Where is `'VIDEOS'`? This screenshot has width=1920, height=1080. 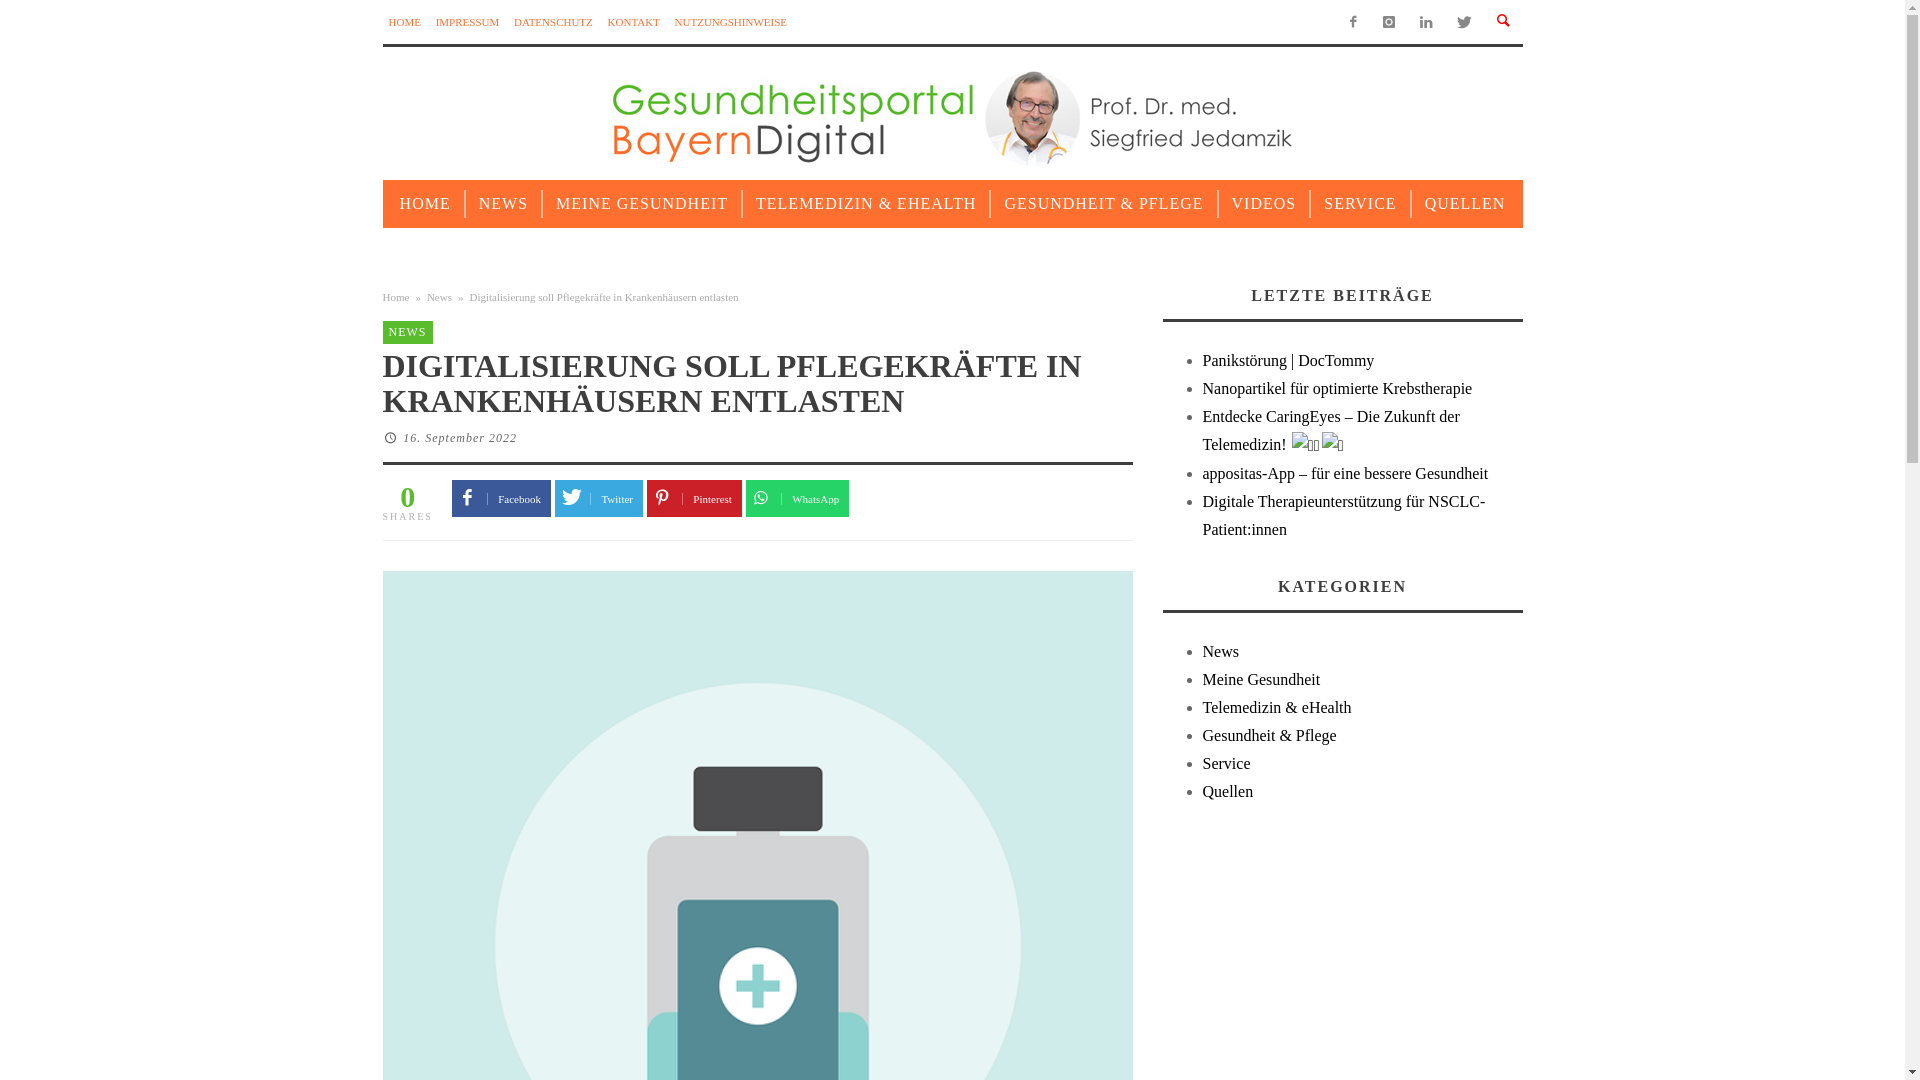
'VIDEOS' is located at coordinates (1218, 204).